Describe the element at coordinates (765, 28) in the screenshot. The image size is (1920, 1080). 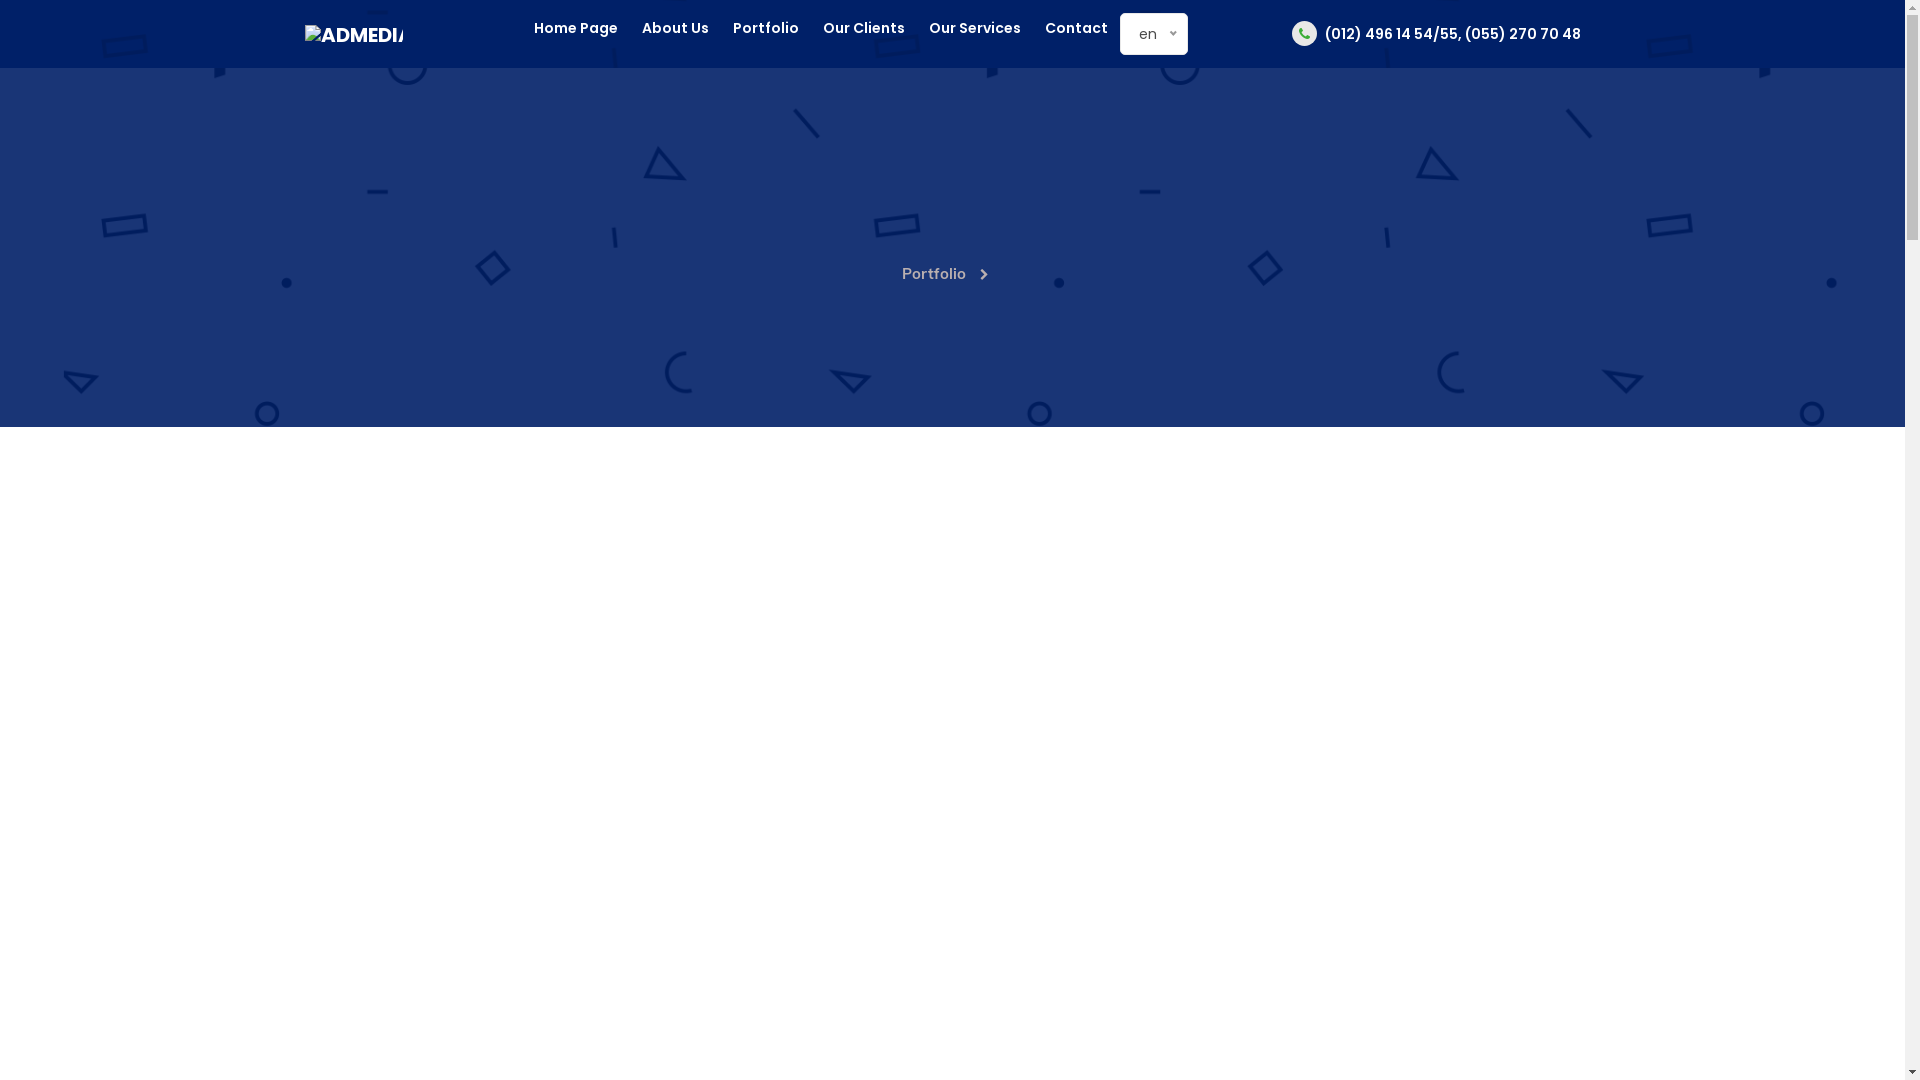
I see `'Portfolio'` at that location.